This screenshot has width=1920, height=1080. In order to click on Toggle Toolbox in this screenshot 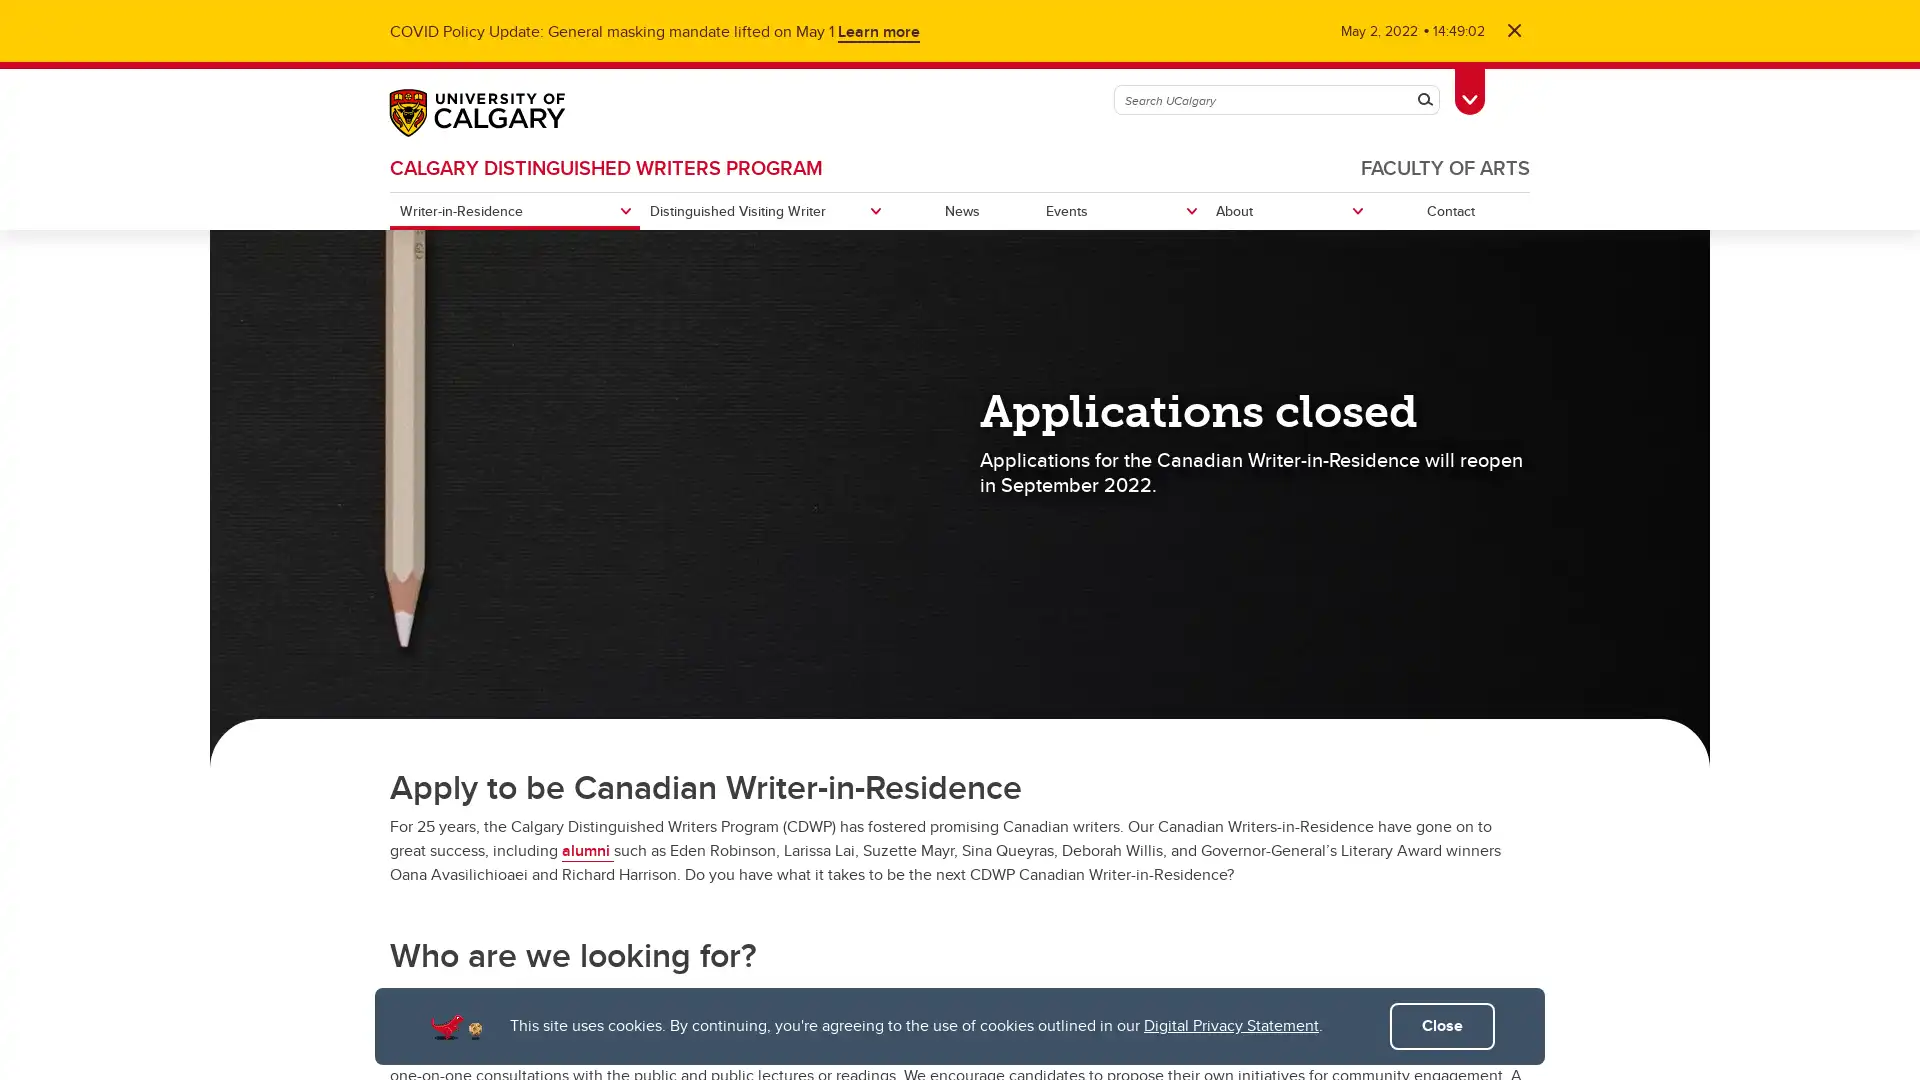, I will do `click(1469, 87)`.